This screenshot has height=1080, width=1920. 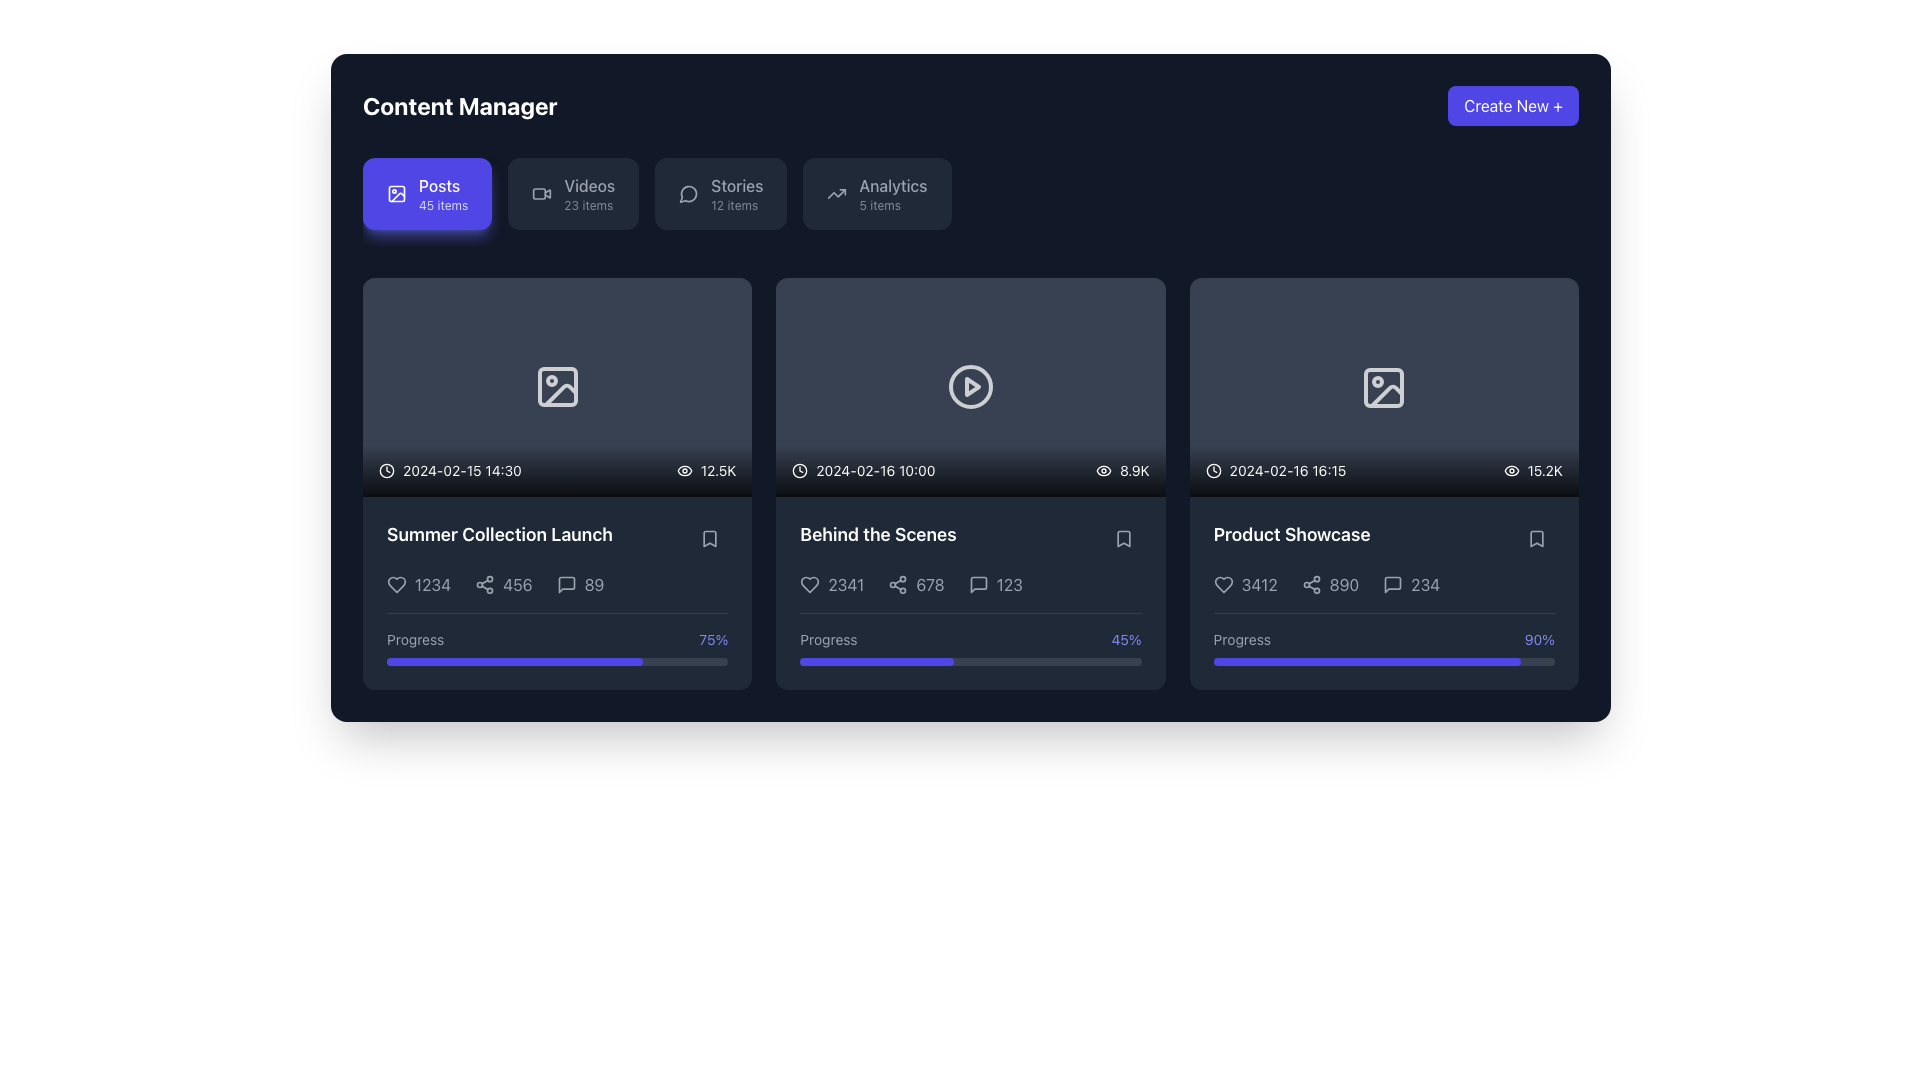 I want to click on the Text Label that serves as a counter or display text, positioned to the right of a share icon, located at the bottom of the leftmost card, so click(x=517, y=584).